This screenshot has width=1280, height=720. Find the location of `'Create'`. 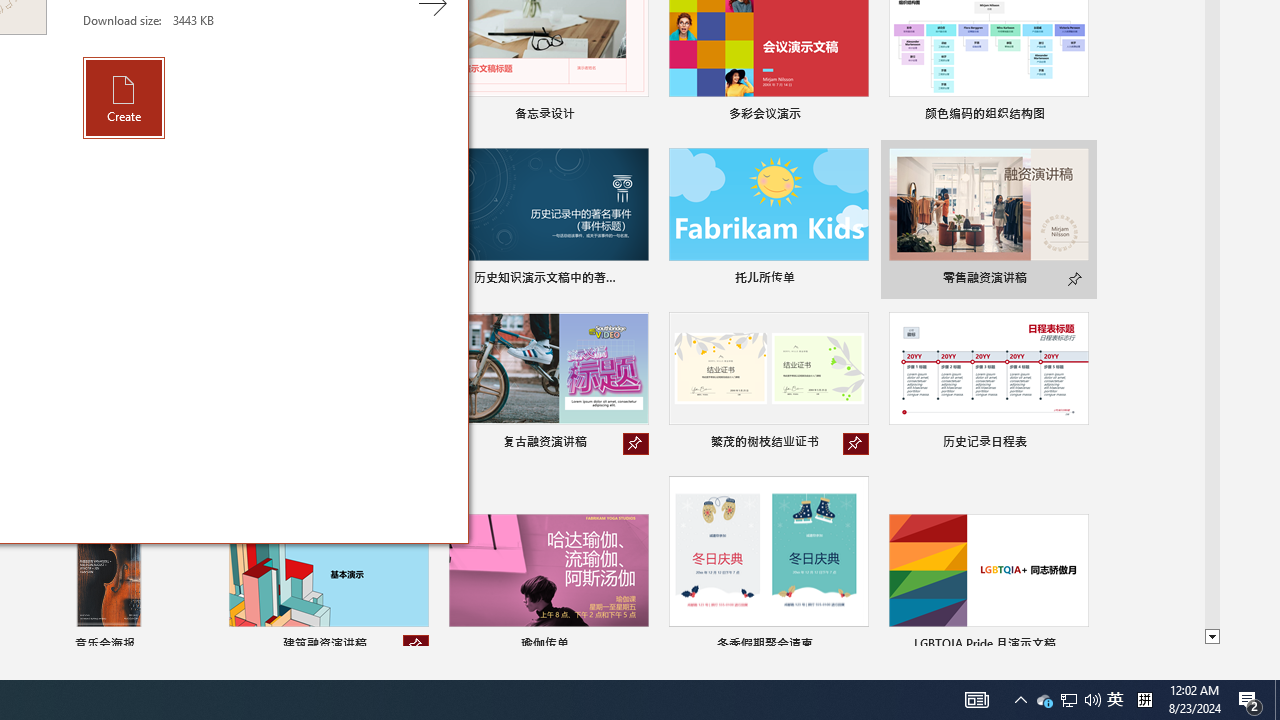

'Create' is located at coordinates (123, 97).